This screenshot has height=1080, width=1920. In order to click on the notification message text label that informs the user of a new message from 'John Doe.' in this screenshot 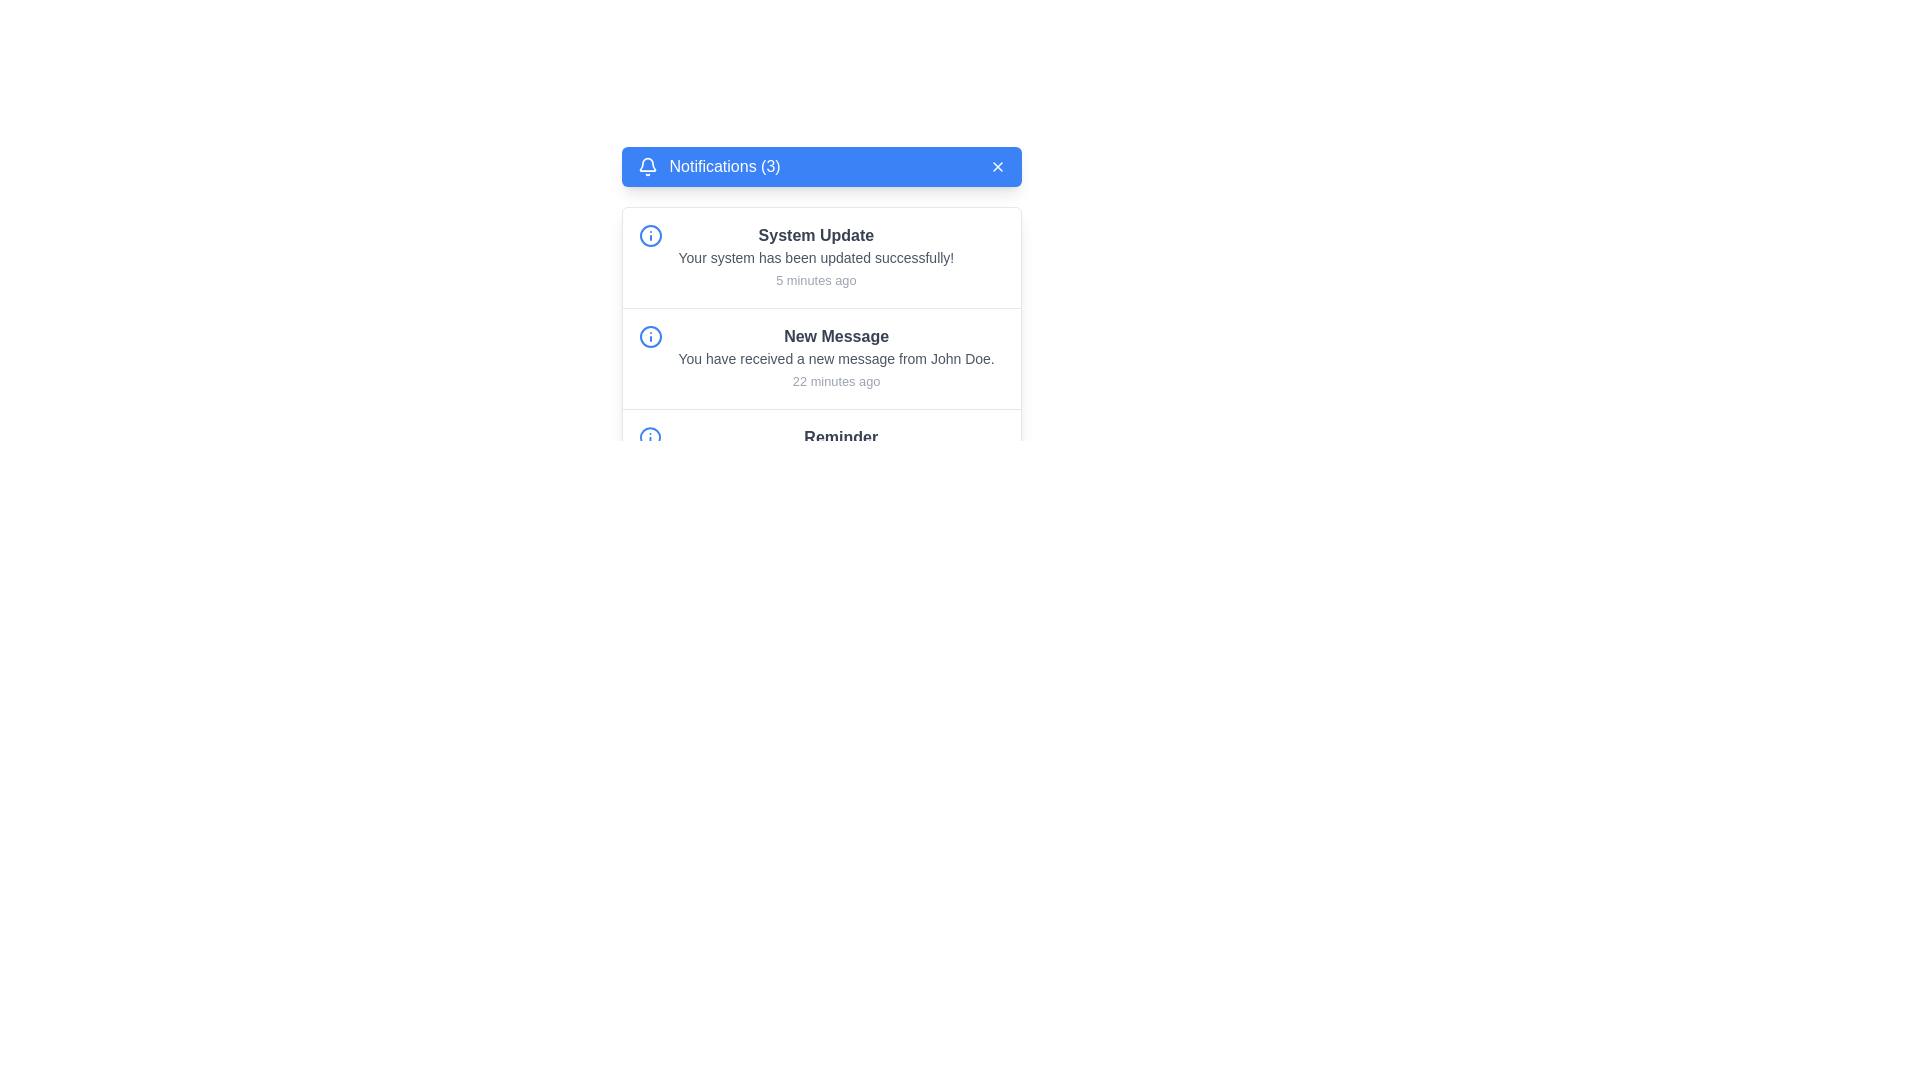, I will do `click(836, 357)`.